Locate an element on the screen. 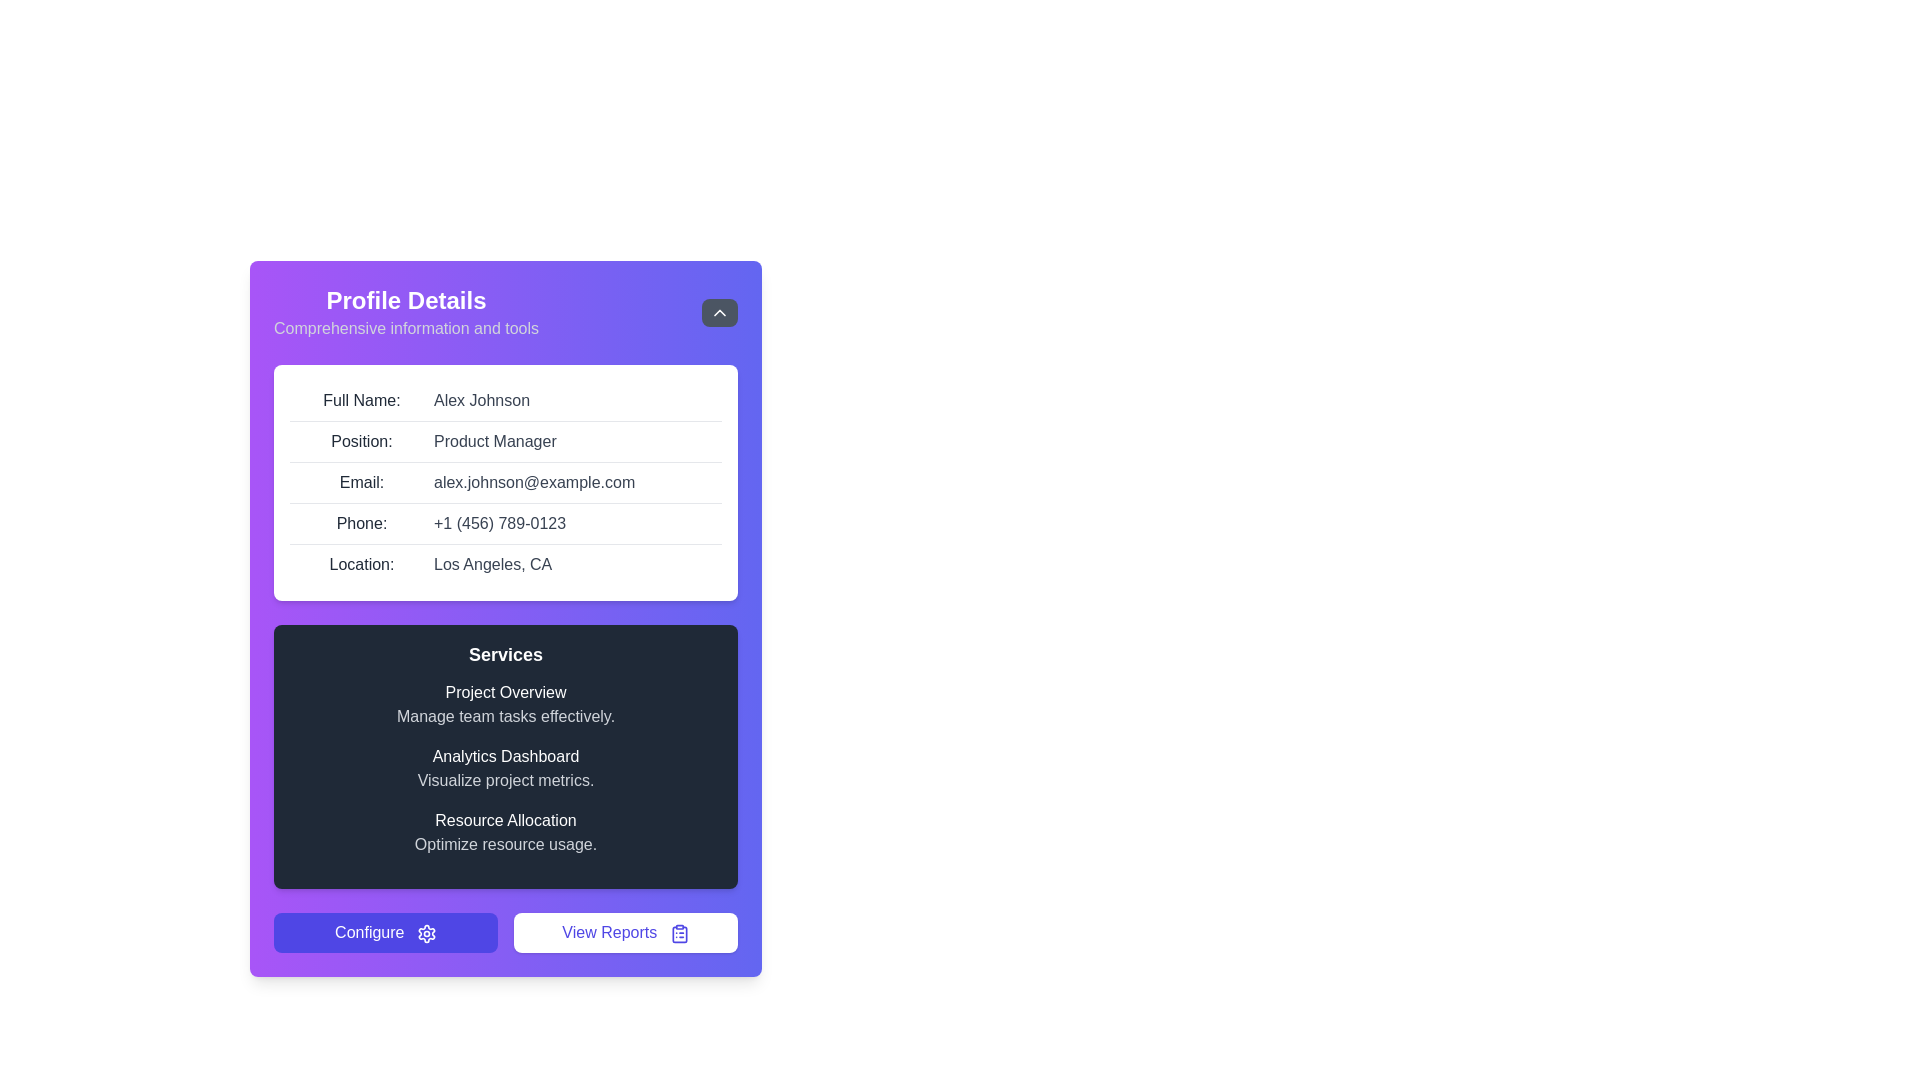 This screenshot has height=1080, width=1920. the rectangular button with rounded corners labeled 'View Reports' to observe its hover effects is located at coordinates (624, 933).